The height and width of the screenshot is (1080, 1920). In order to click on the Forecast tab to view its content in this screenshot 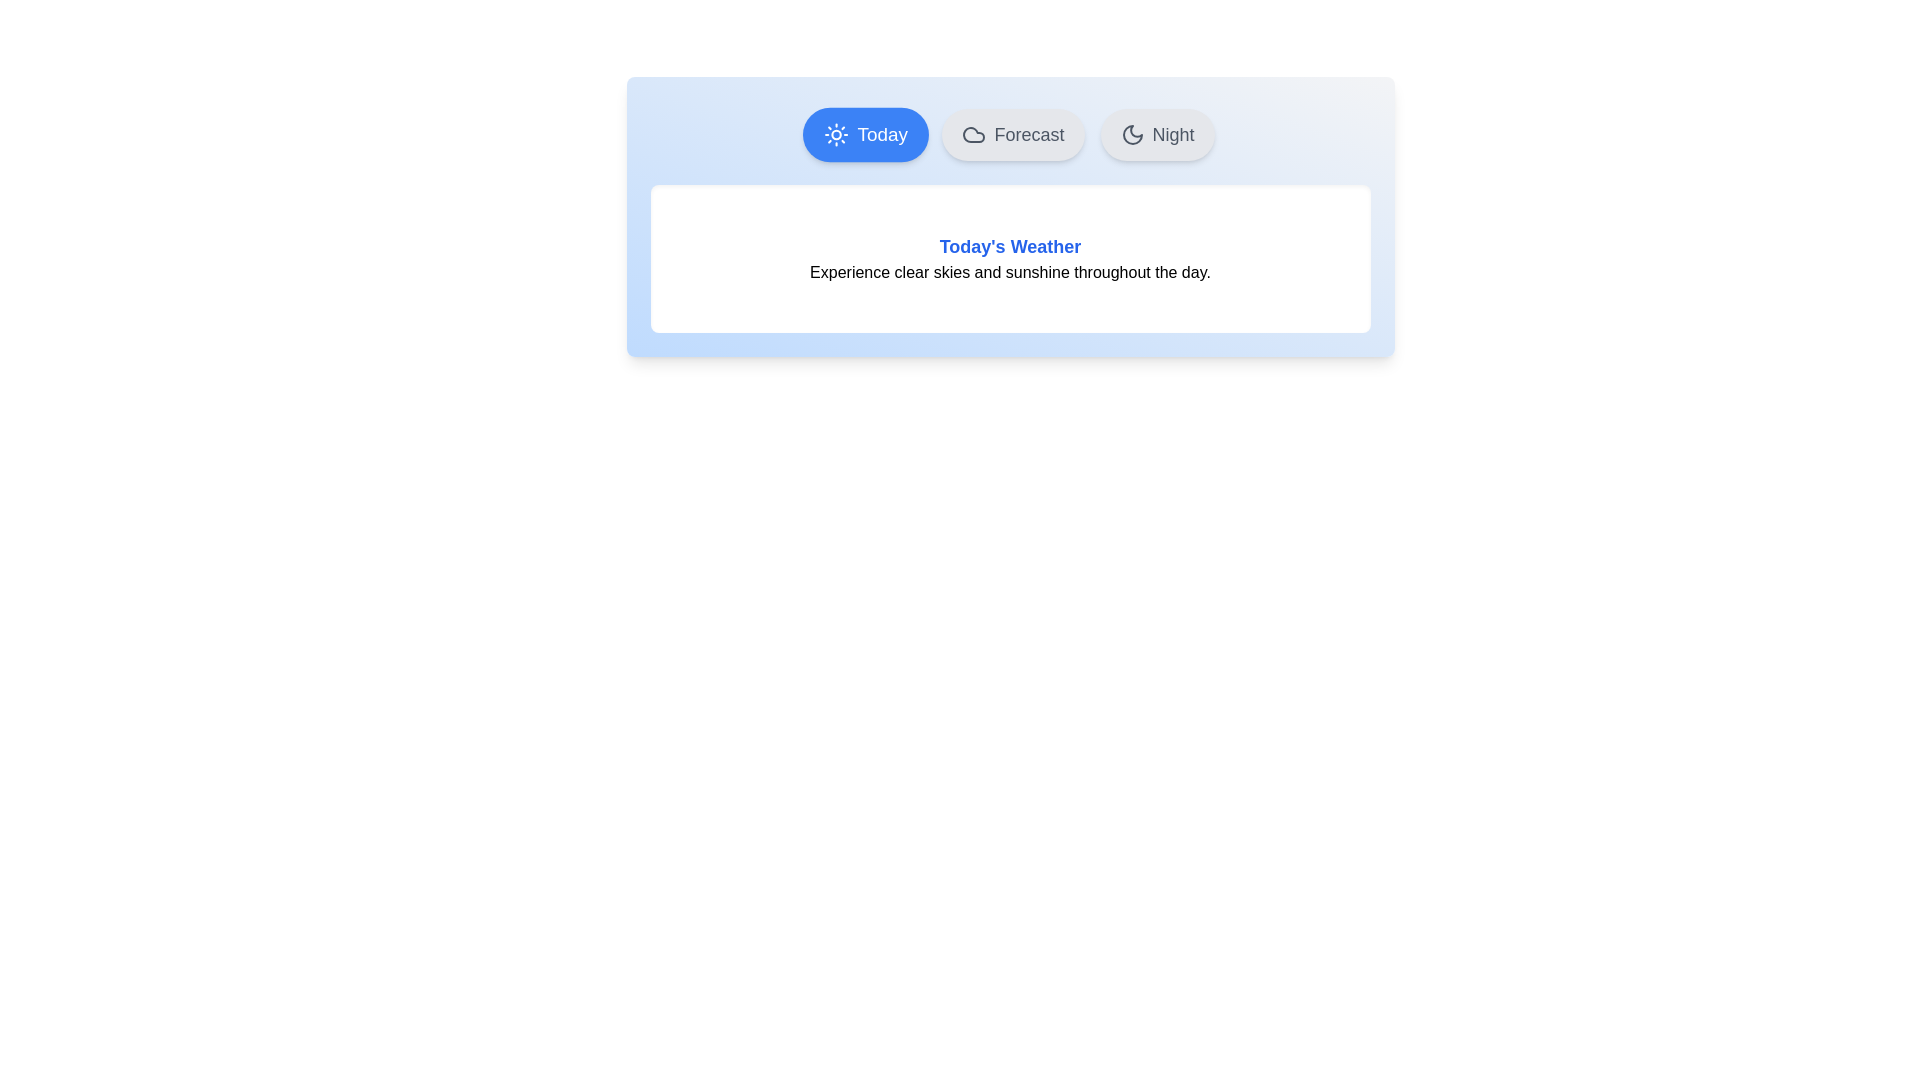, I will do `click(1012, 135)`.